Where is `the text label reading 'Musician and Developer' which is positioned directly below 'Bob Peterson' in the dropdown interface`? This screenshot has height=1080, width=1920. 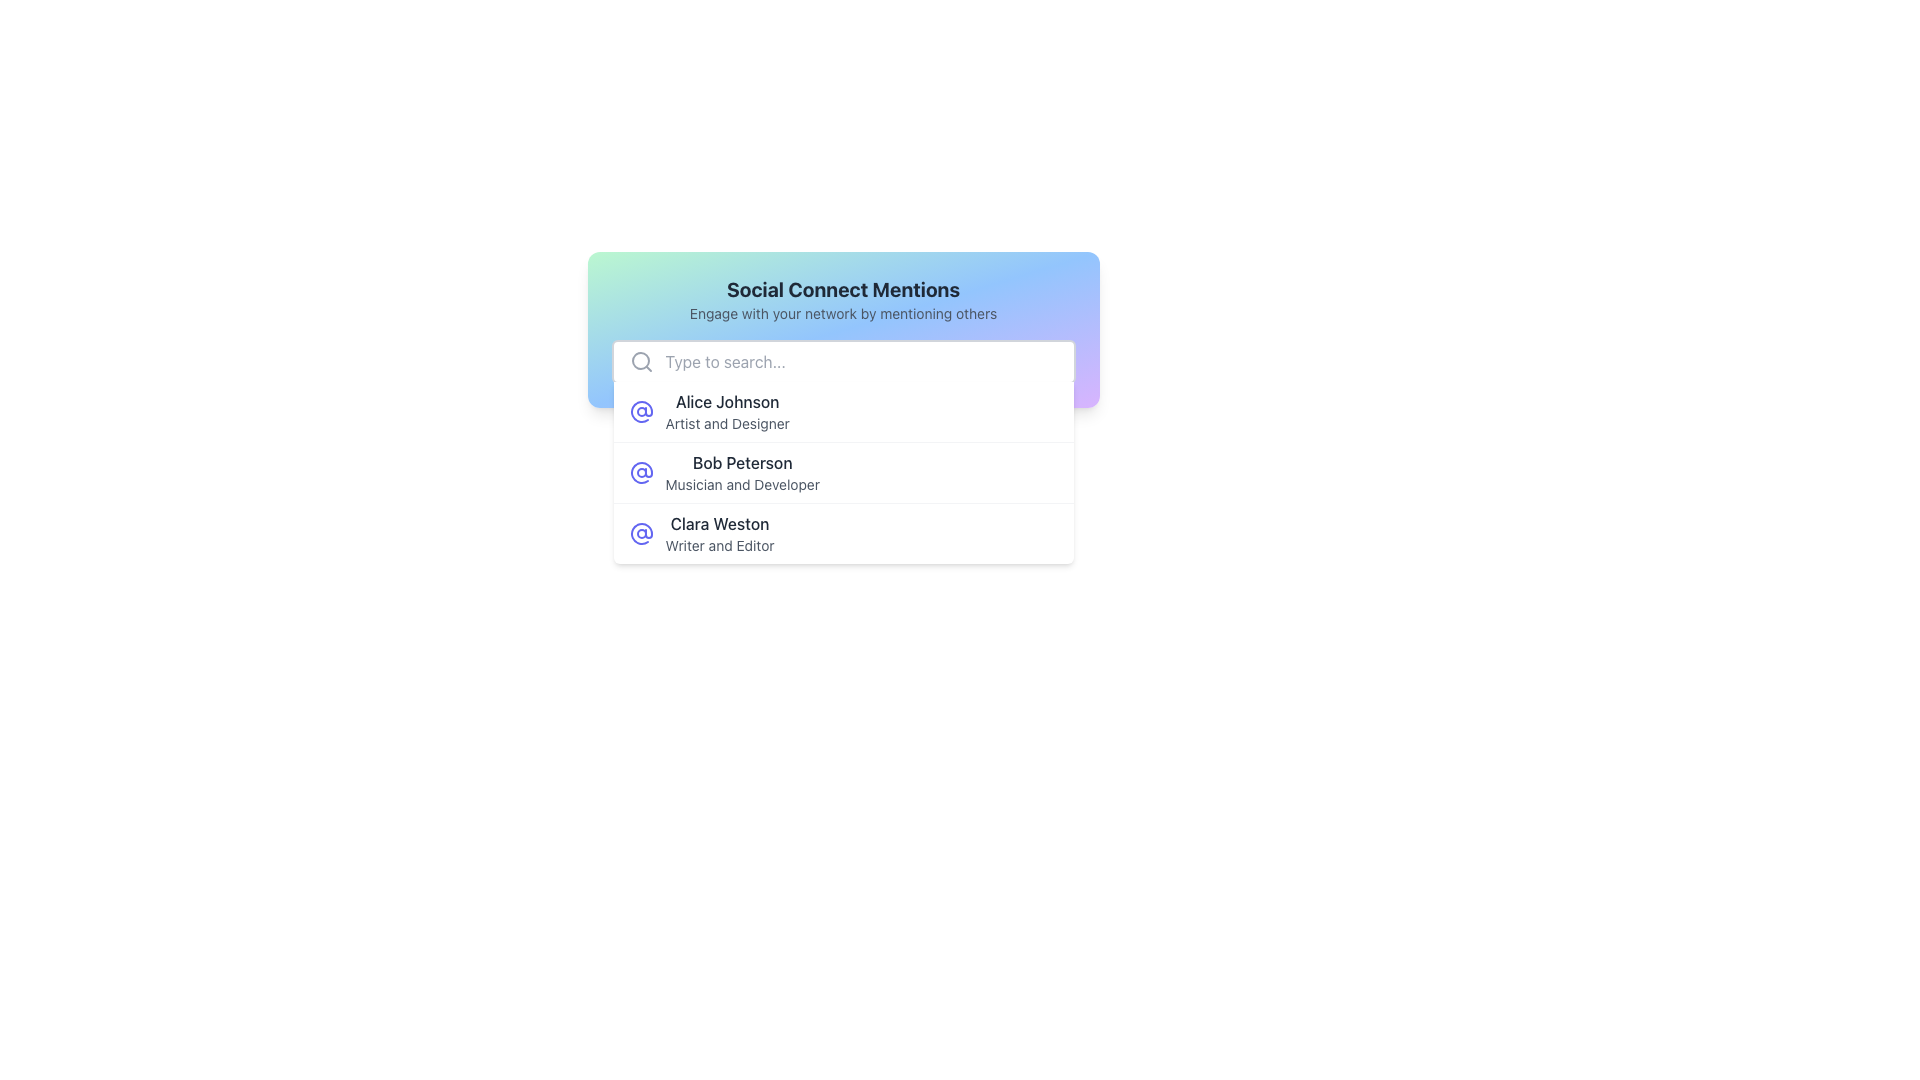
the text label reading 'Musician and Developer' which is positioned directly below 'Bob Peterson' in the dropdown interface is located at coordinates (741, 485).